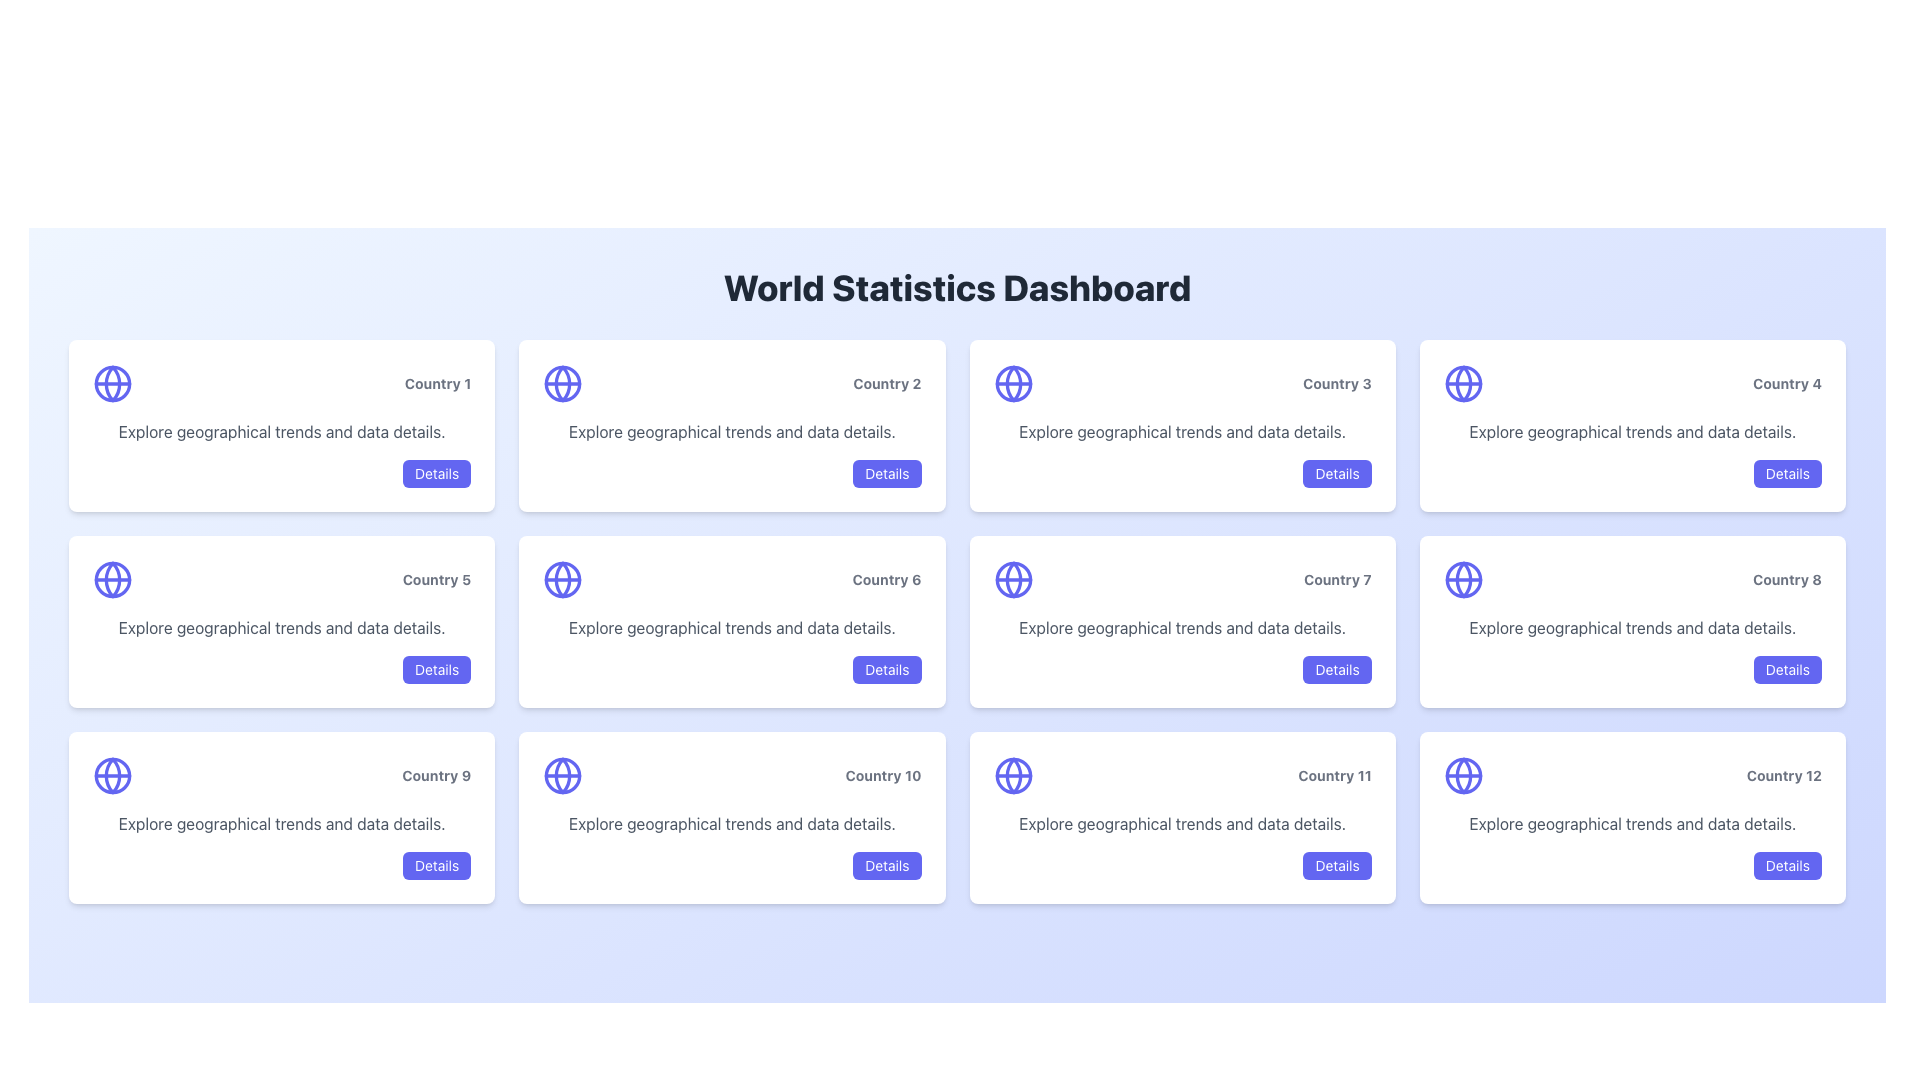 This screenshot has width=1920, height=1080. I want to click on the globe icon located on the left side of the card labeled 'Country 8' in the fourth row of the grid layout, so click(1463, 579).